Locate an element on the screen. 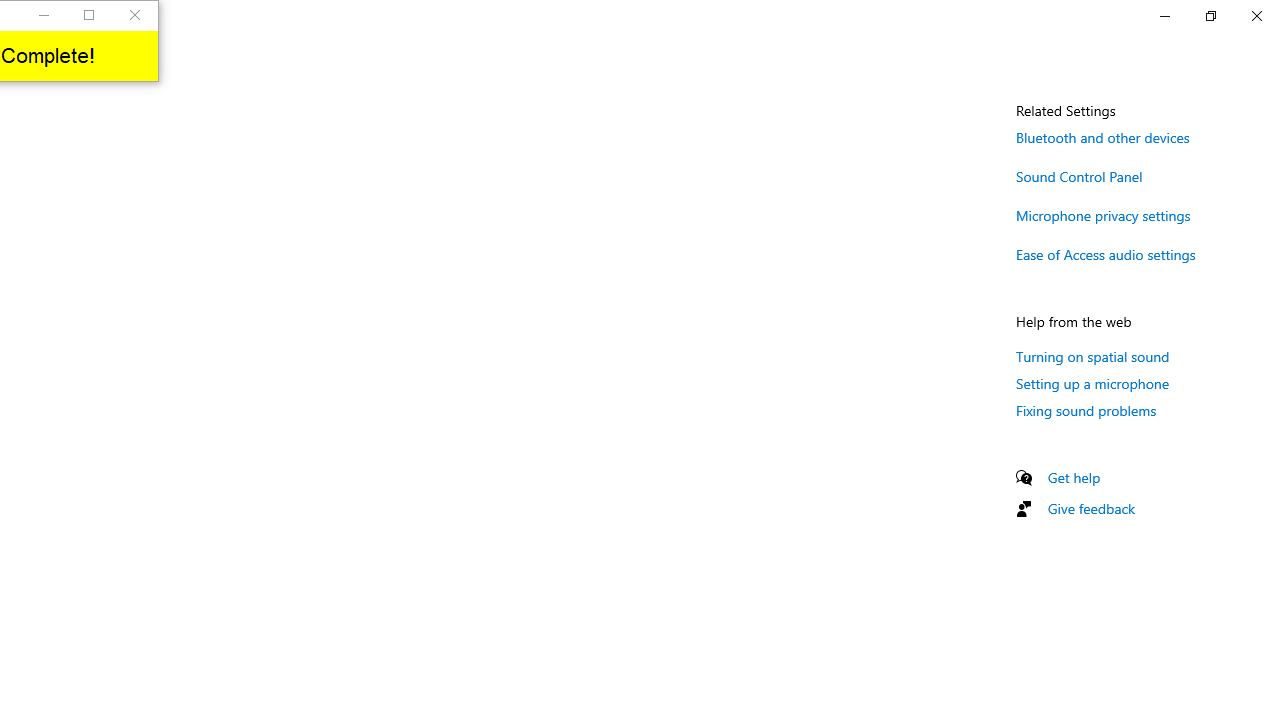 This screenshot has width=1280, height=720. 'Give feedback' is located at coordinates (1090, 507).